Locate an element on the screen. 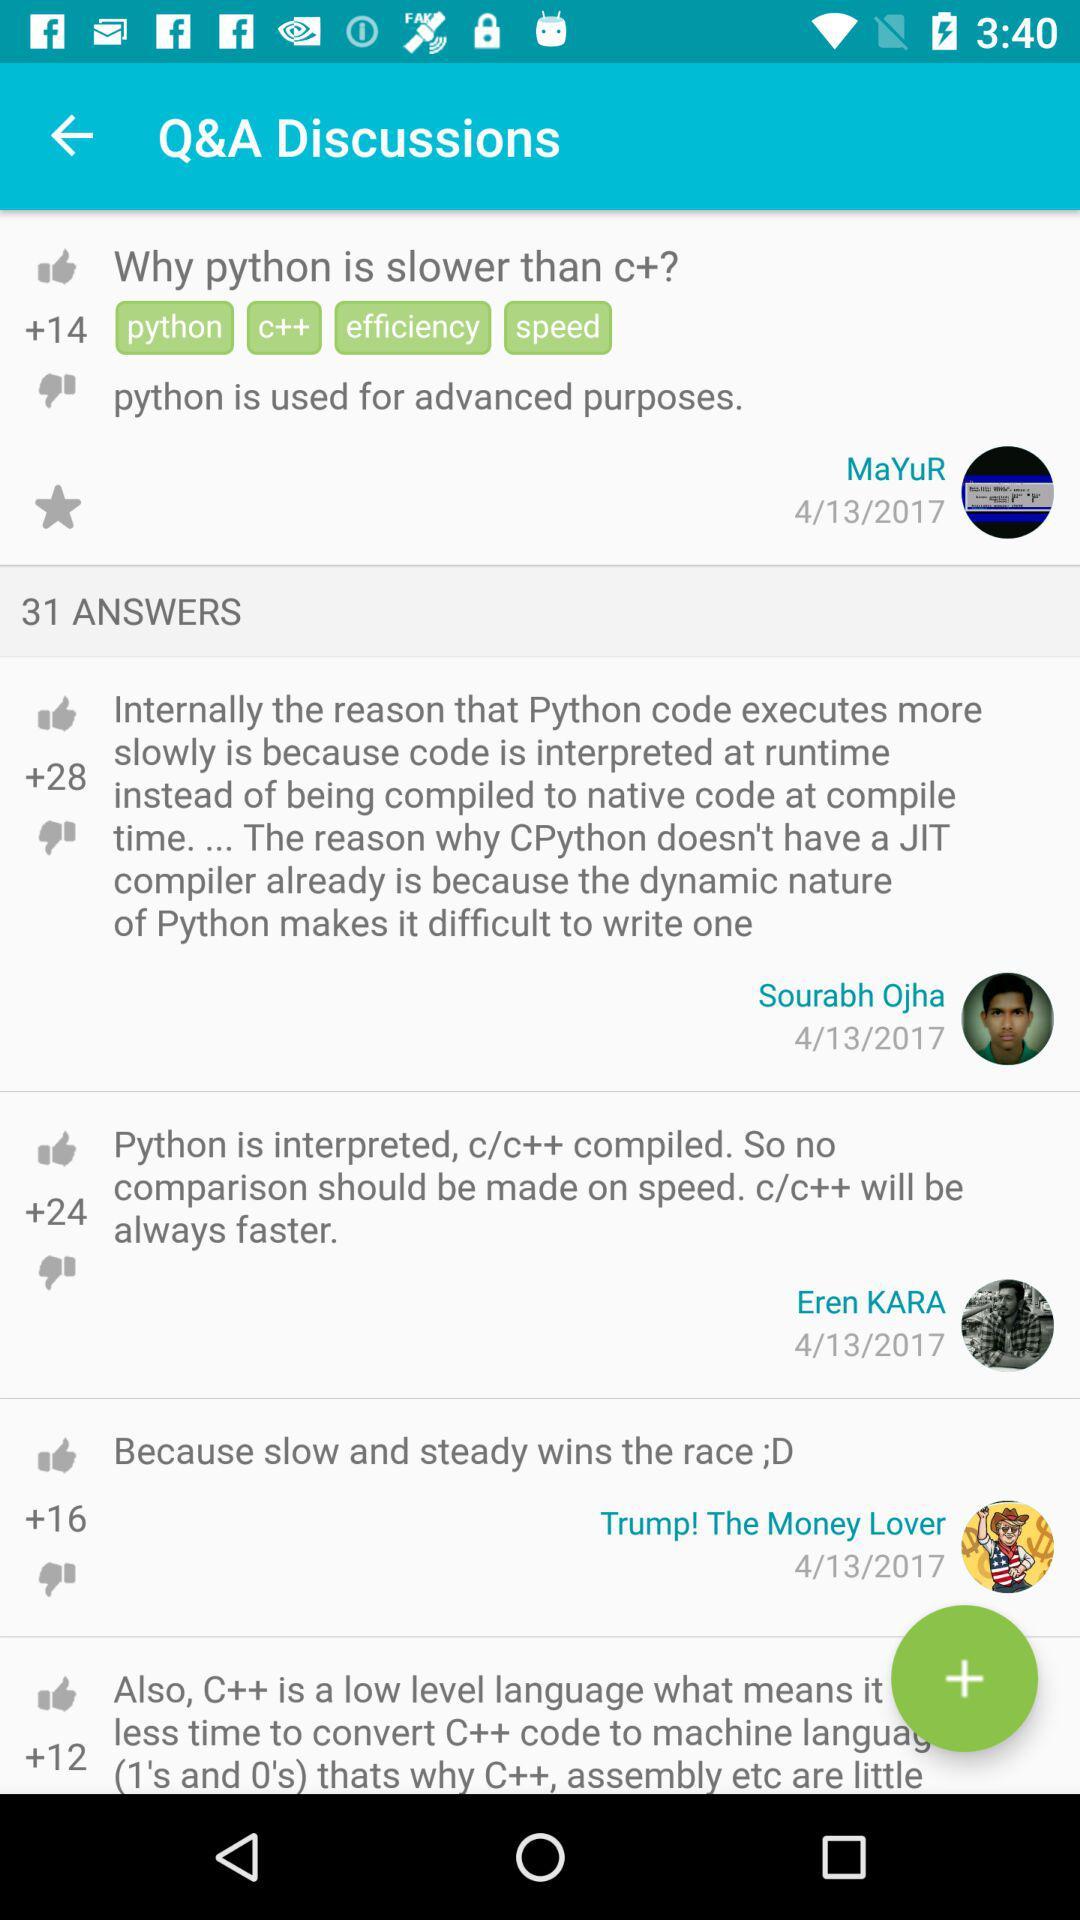 This screenshot has width=1080, height=1920. comment is located at coordinates (963, 1678).